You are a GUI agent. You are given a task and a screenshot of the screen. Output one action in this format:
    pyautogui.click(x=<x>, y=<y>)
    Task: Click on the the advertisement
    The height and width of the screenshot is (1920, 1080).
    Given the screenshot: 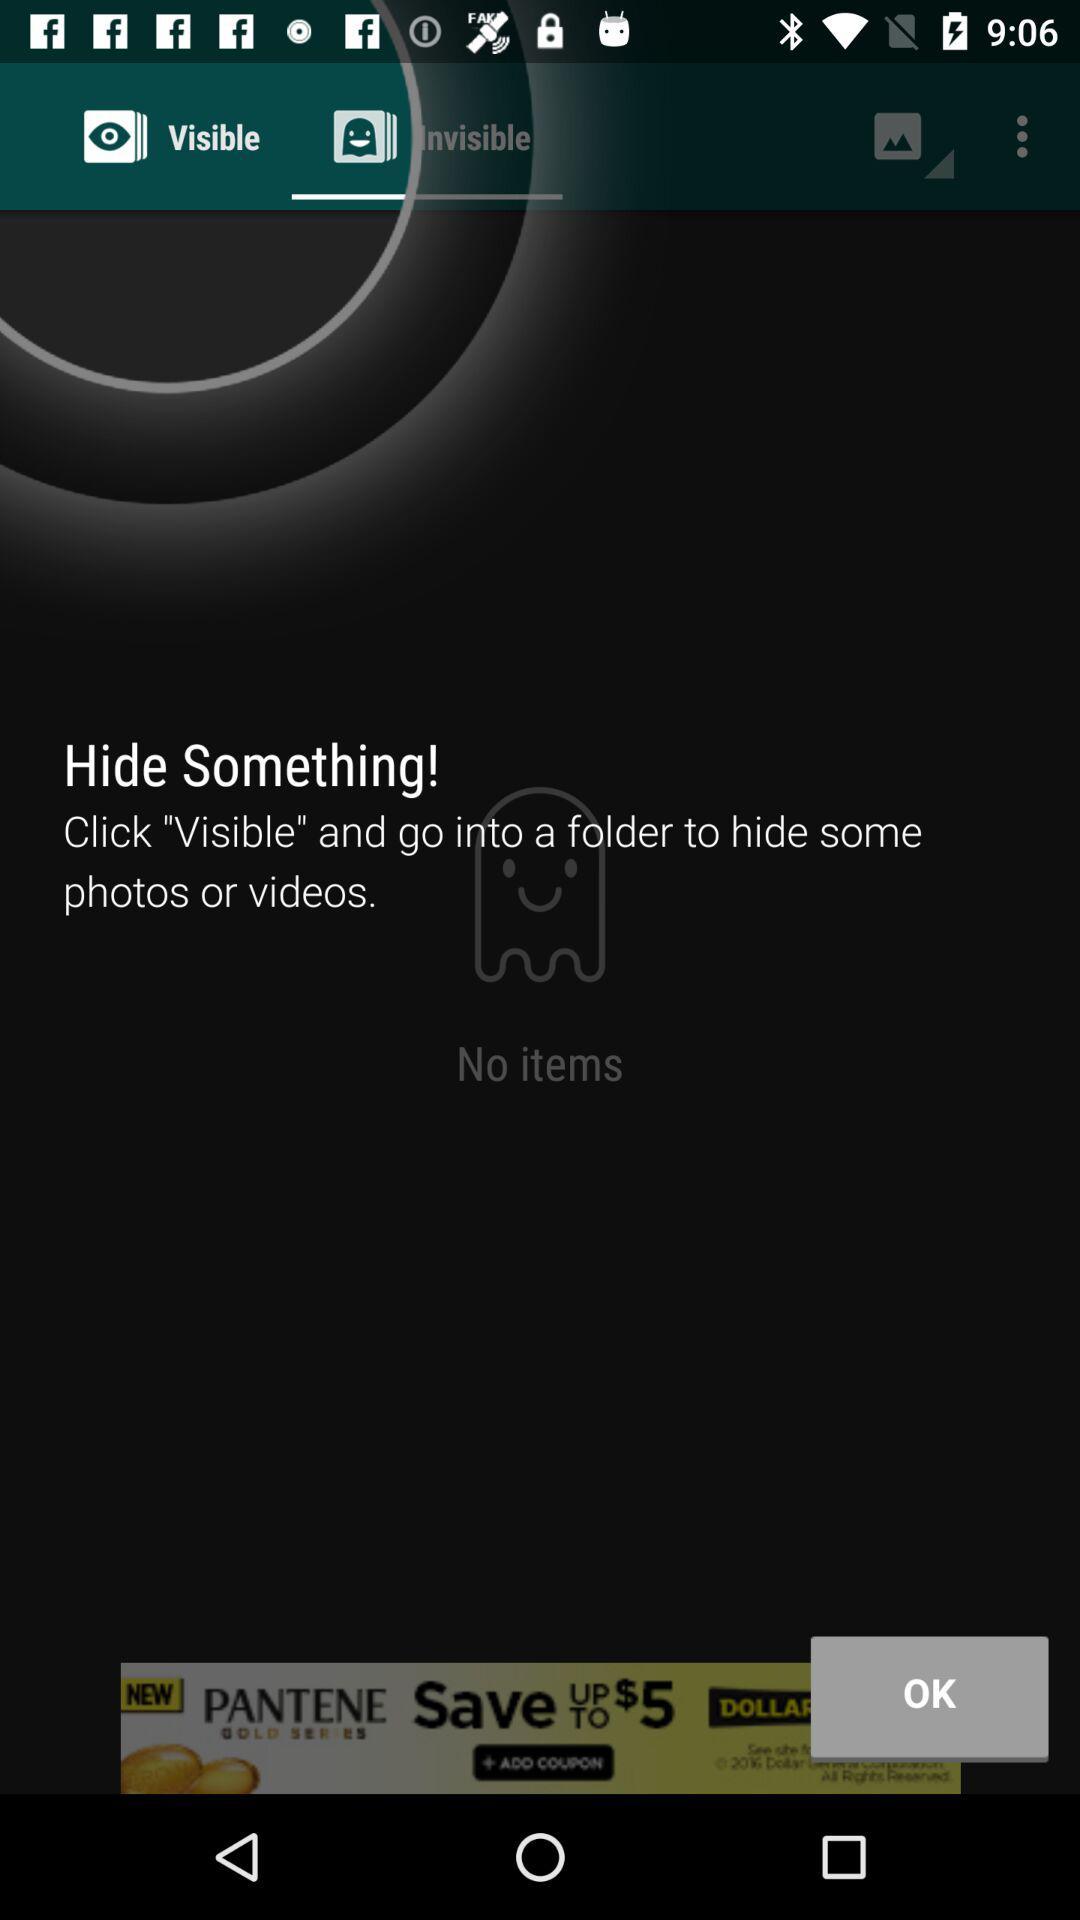 What is the action you would take?
    pyautogui.click(x=540, y=1727)
    